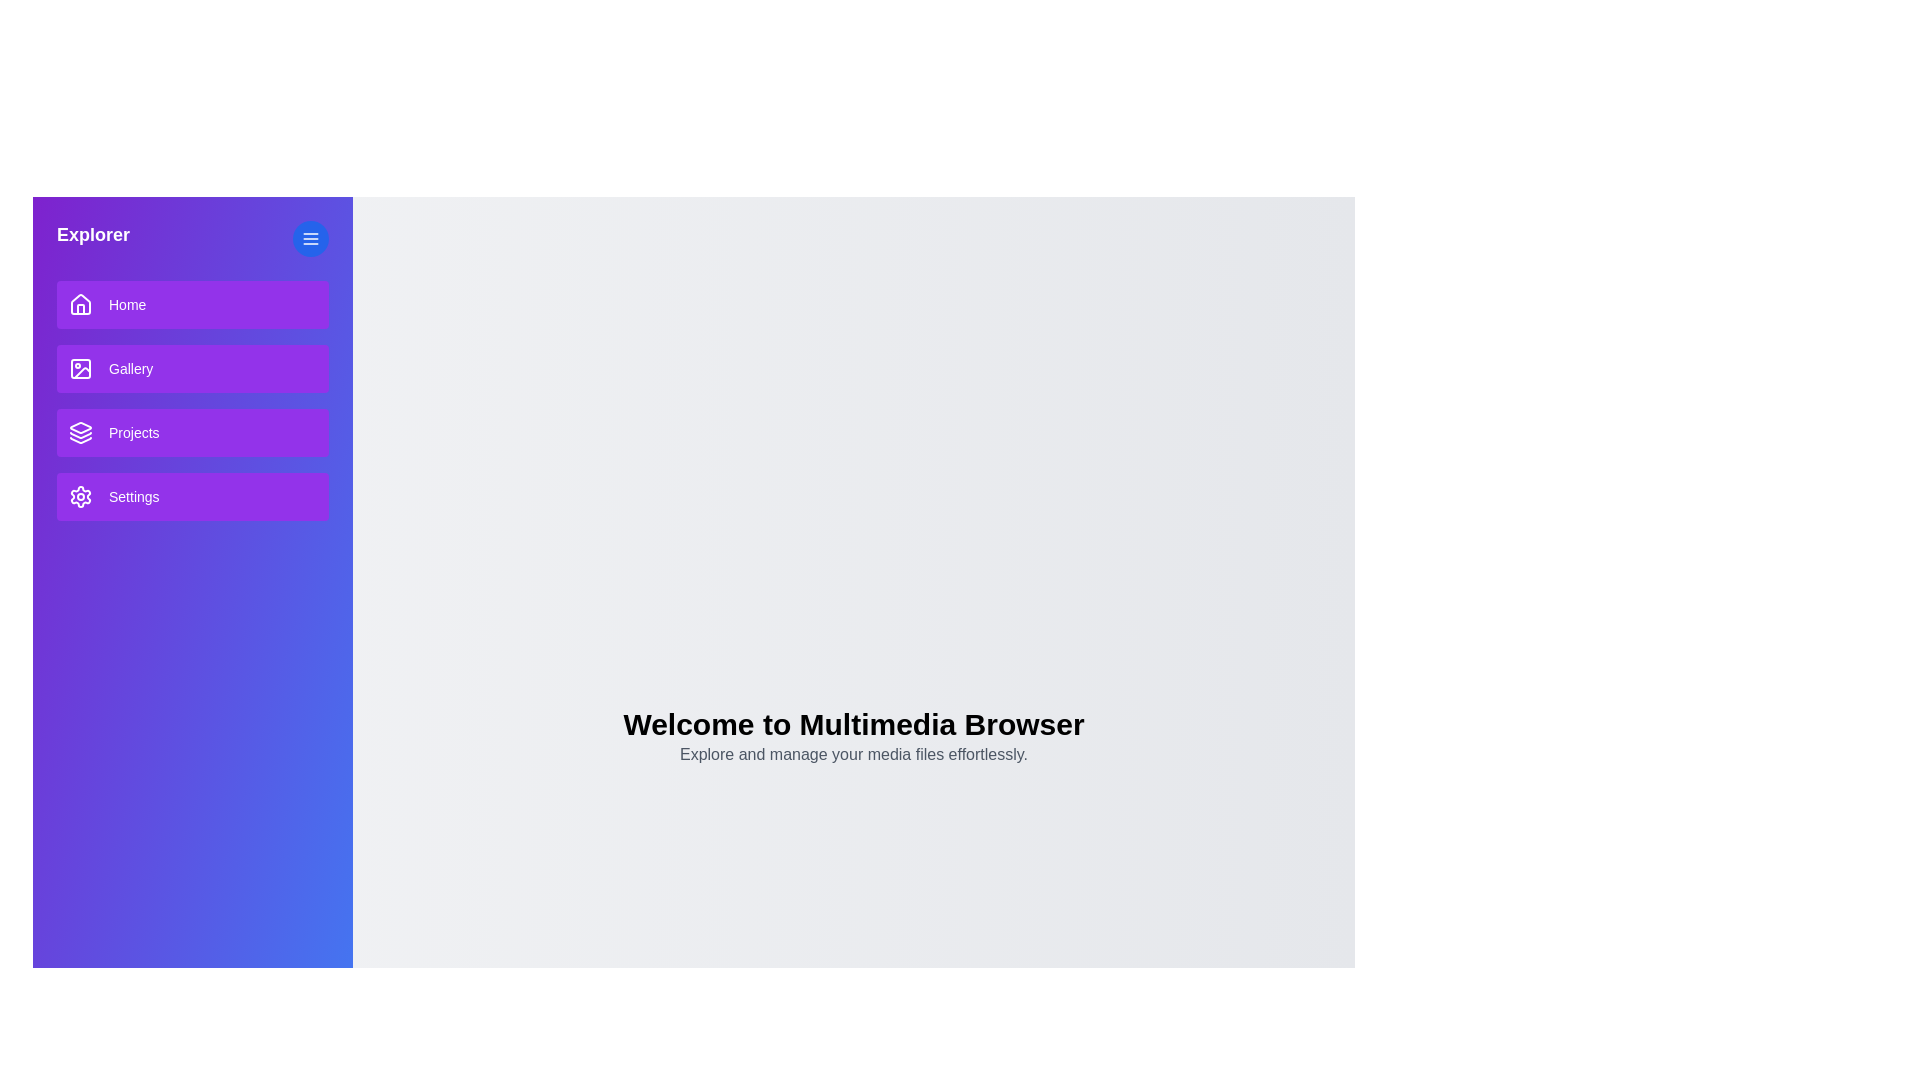 Image resolution: width=1920 pixels, height=1080 pixels. What do you see at coordinates (192, 369) in the screenshot?
I see `the 'Gallery' button to navigate to the Gallery section` at bounding box center [192, 369].